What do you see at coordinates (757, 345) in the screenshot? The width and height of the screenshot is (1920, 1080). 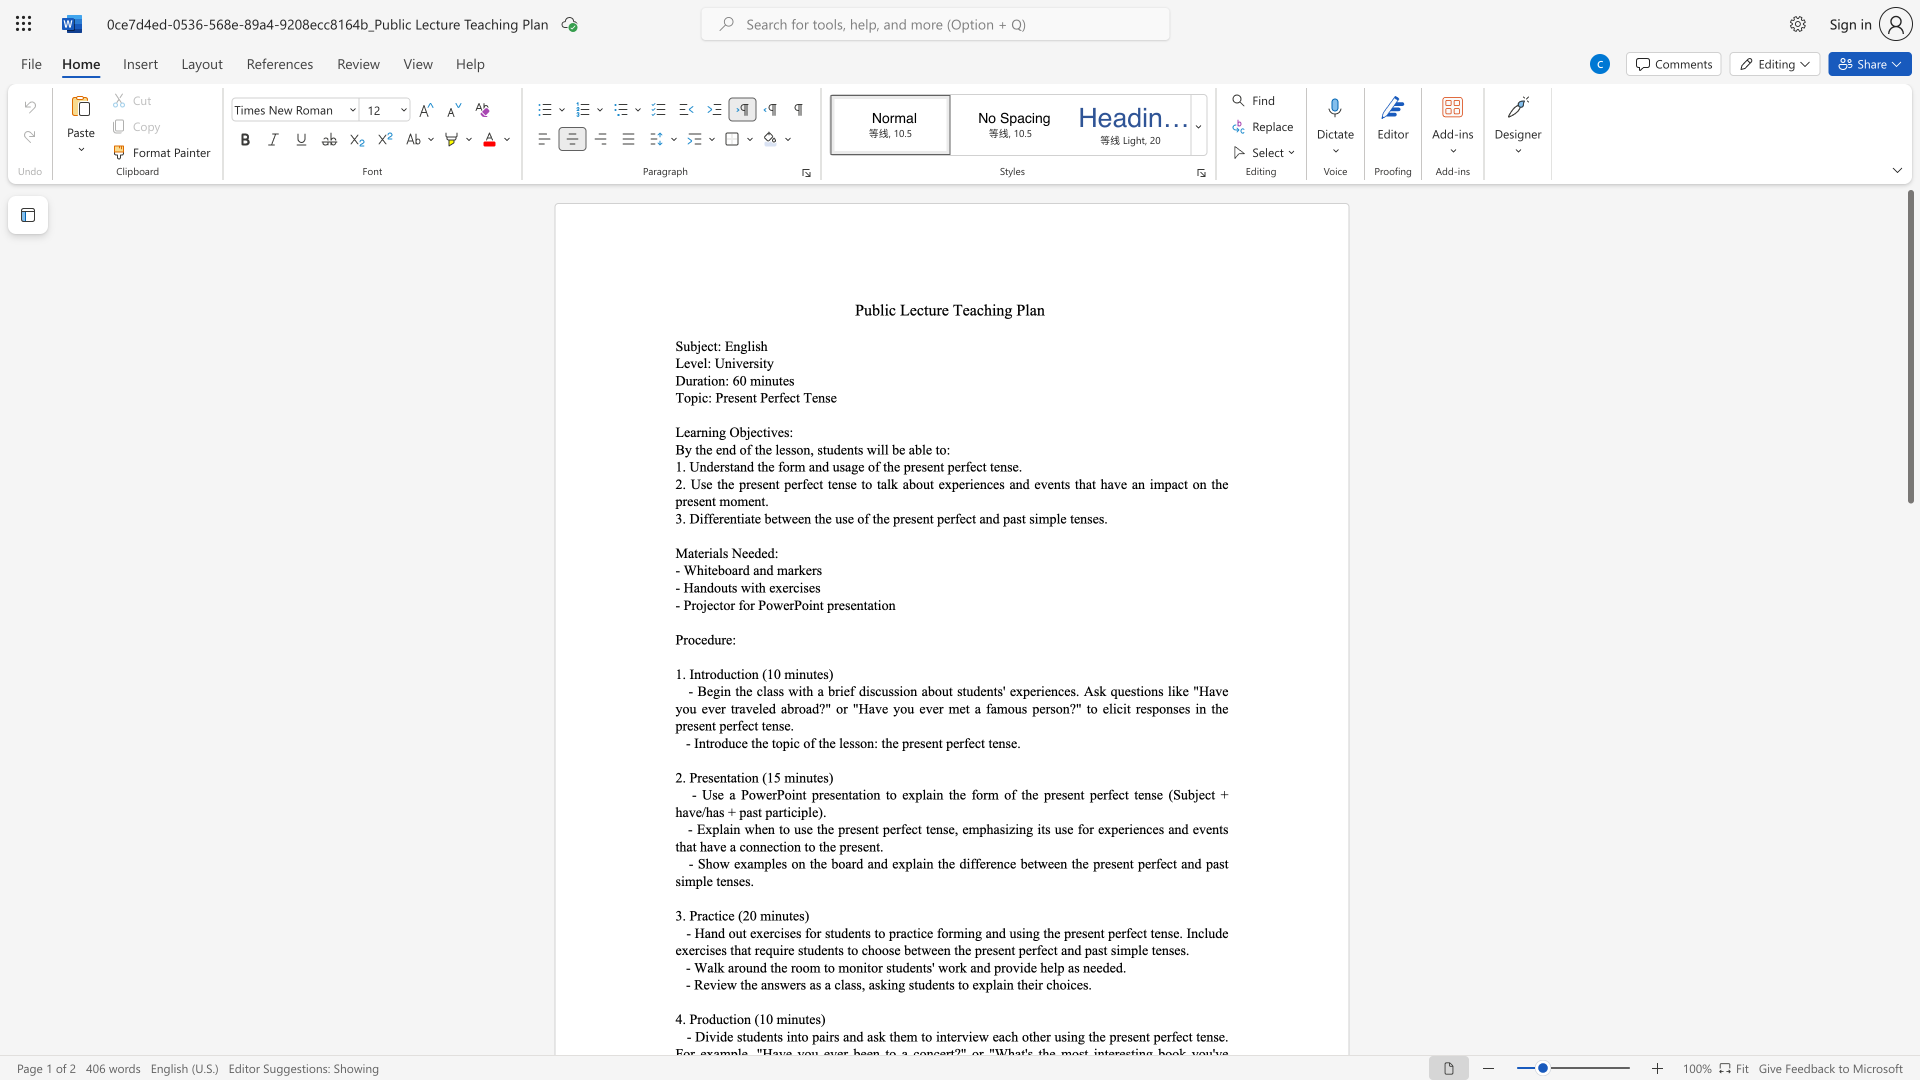 I see `the 1th character "s" in the text` at bounding box center [757, 345].